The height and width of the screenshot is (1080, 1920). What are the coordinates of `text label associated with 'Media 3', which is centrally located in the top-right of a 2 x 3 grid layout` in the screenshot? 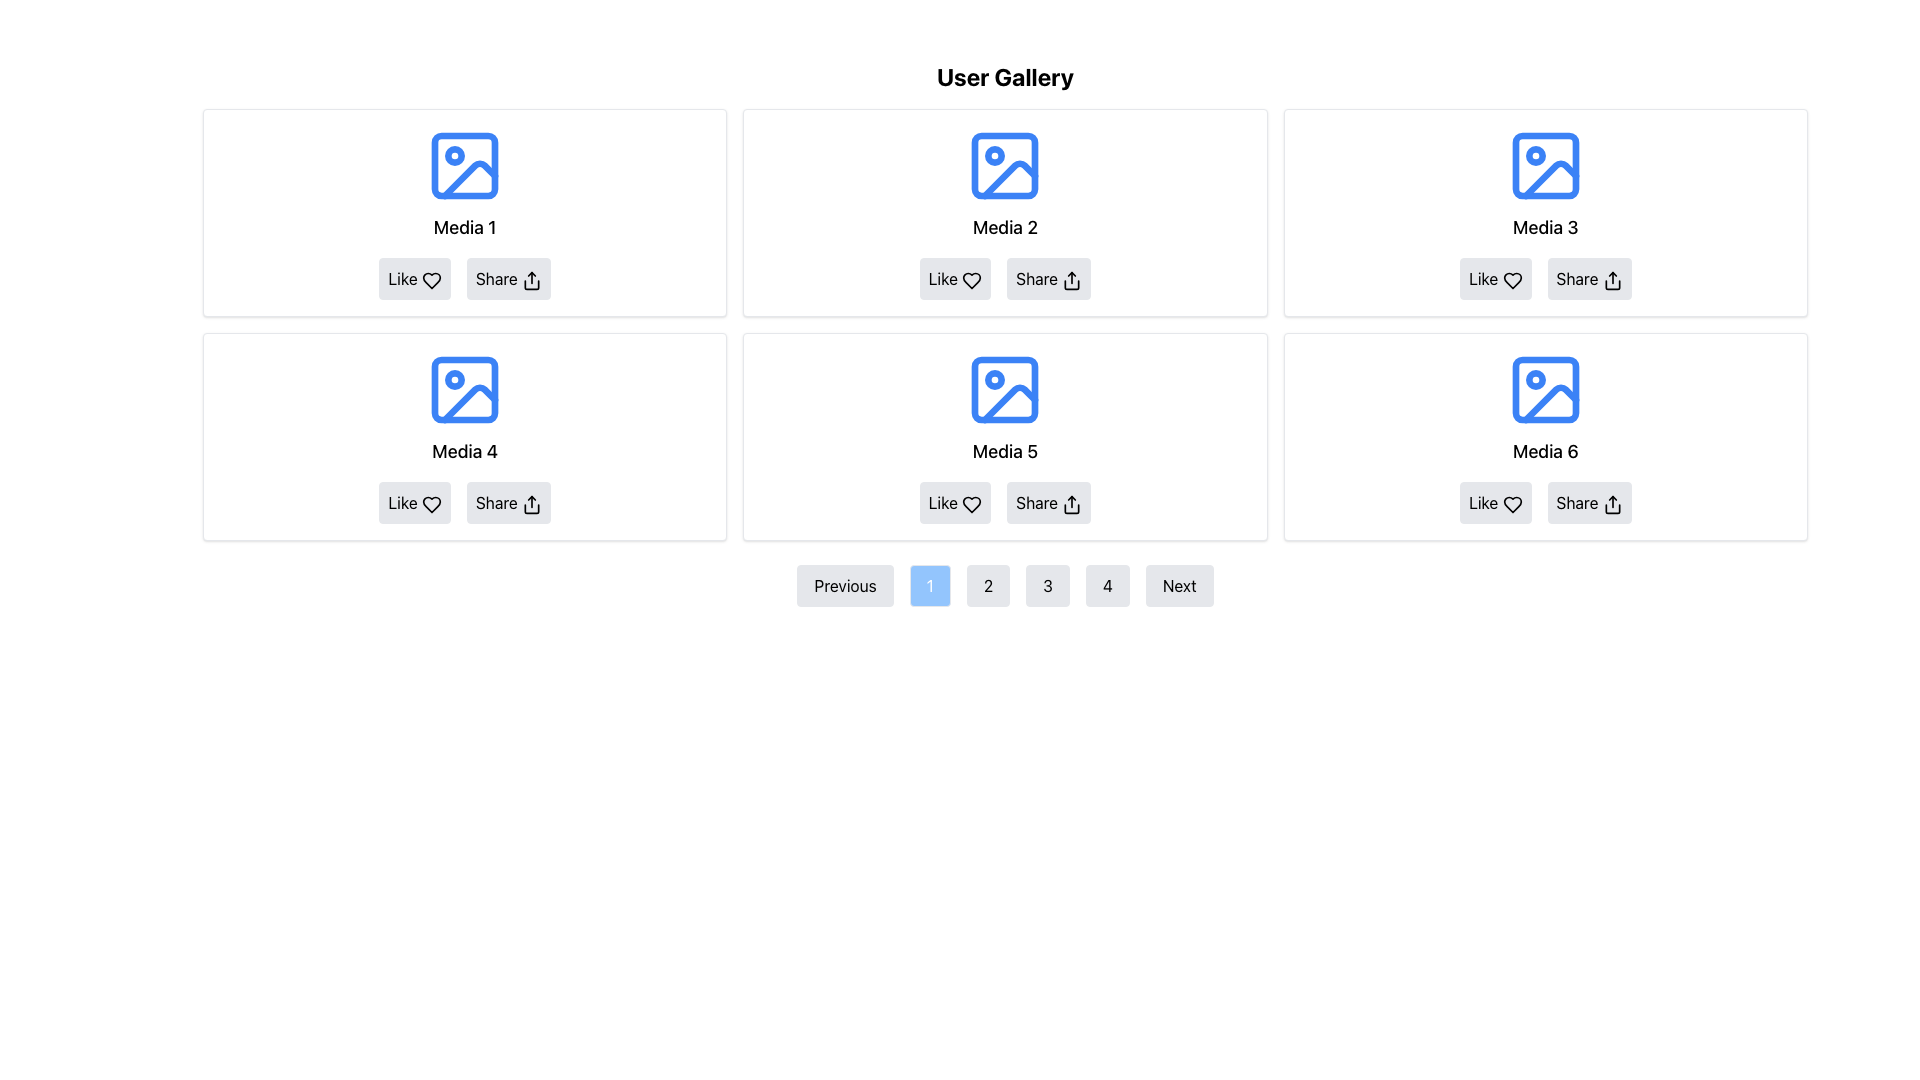 It's located at (1544, 226).